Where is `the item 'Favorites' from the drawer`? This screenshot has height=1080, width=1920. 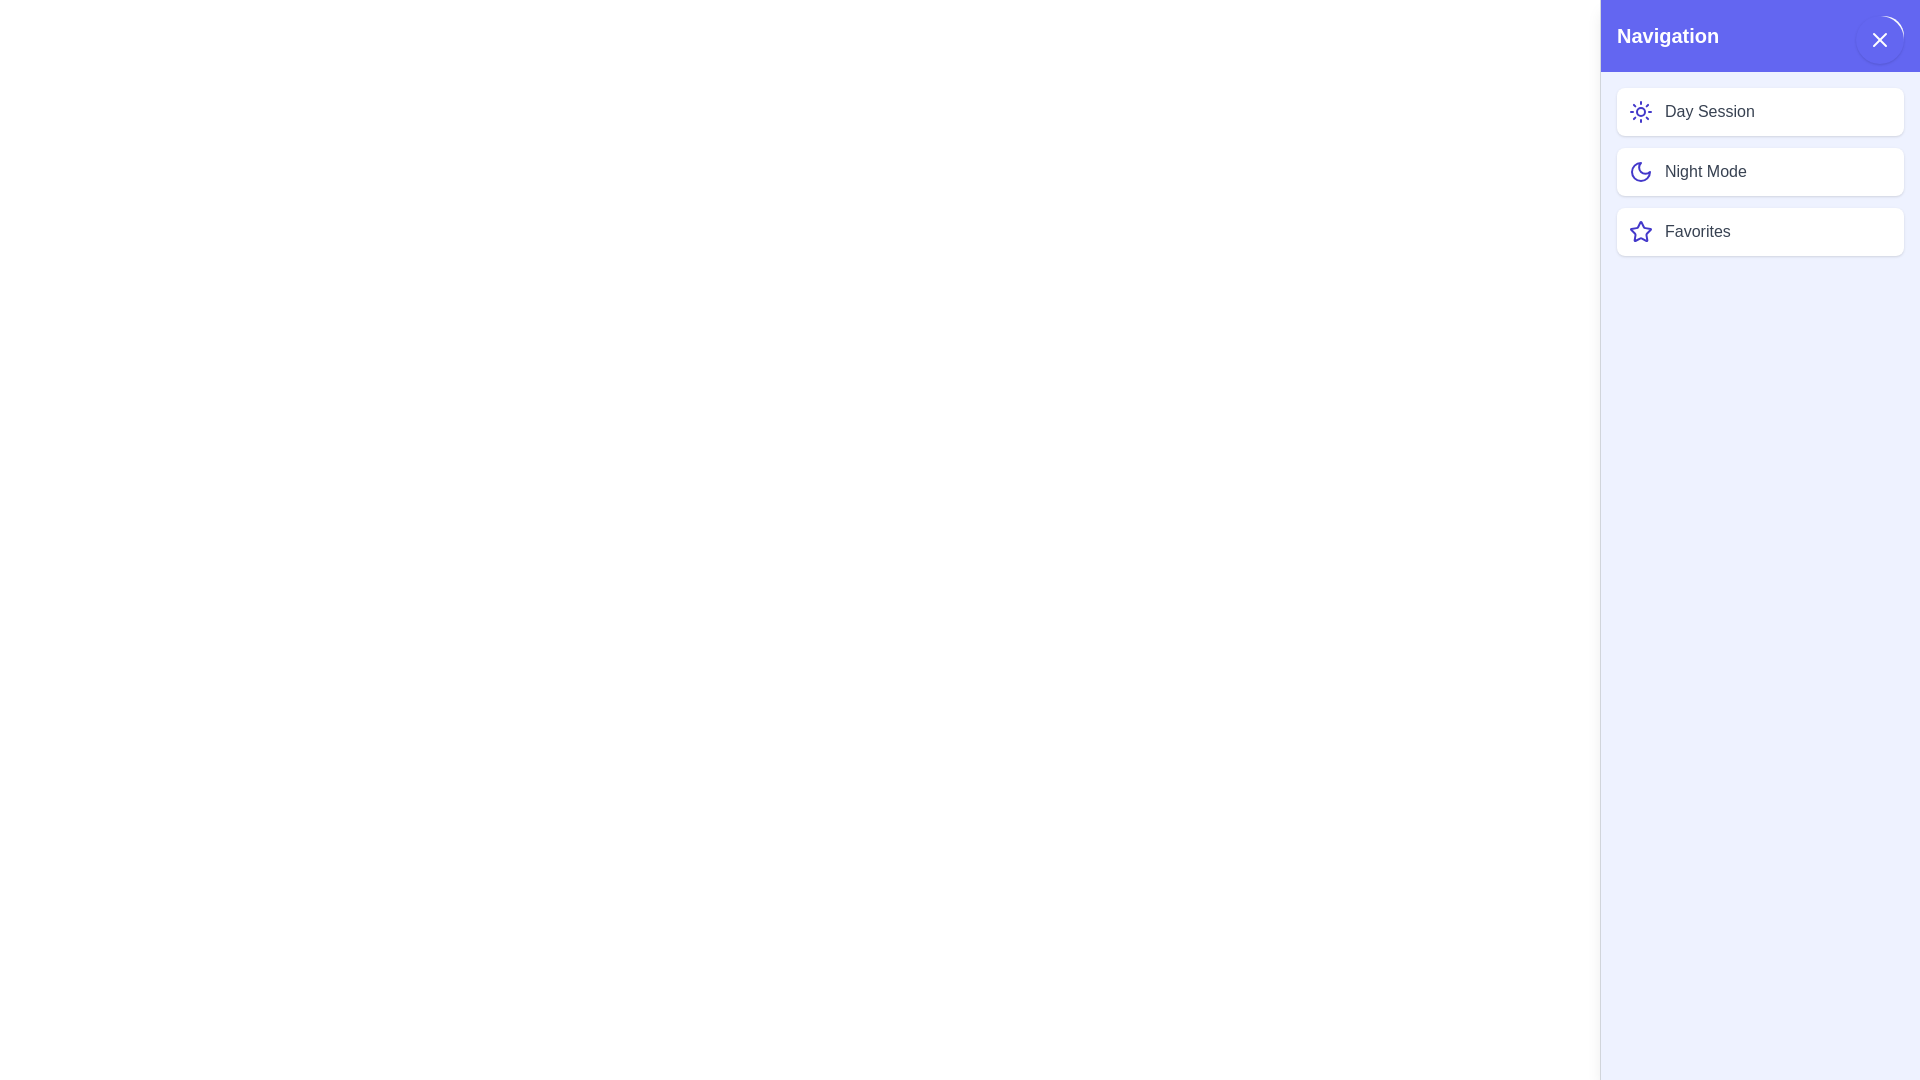 the item 'Favorites' from the drawer is located at coordinates (1760, 230).